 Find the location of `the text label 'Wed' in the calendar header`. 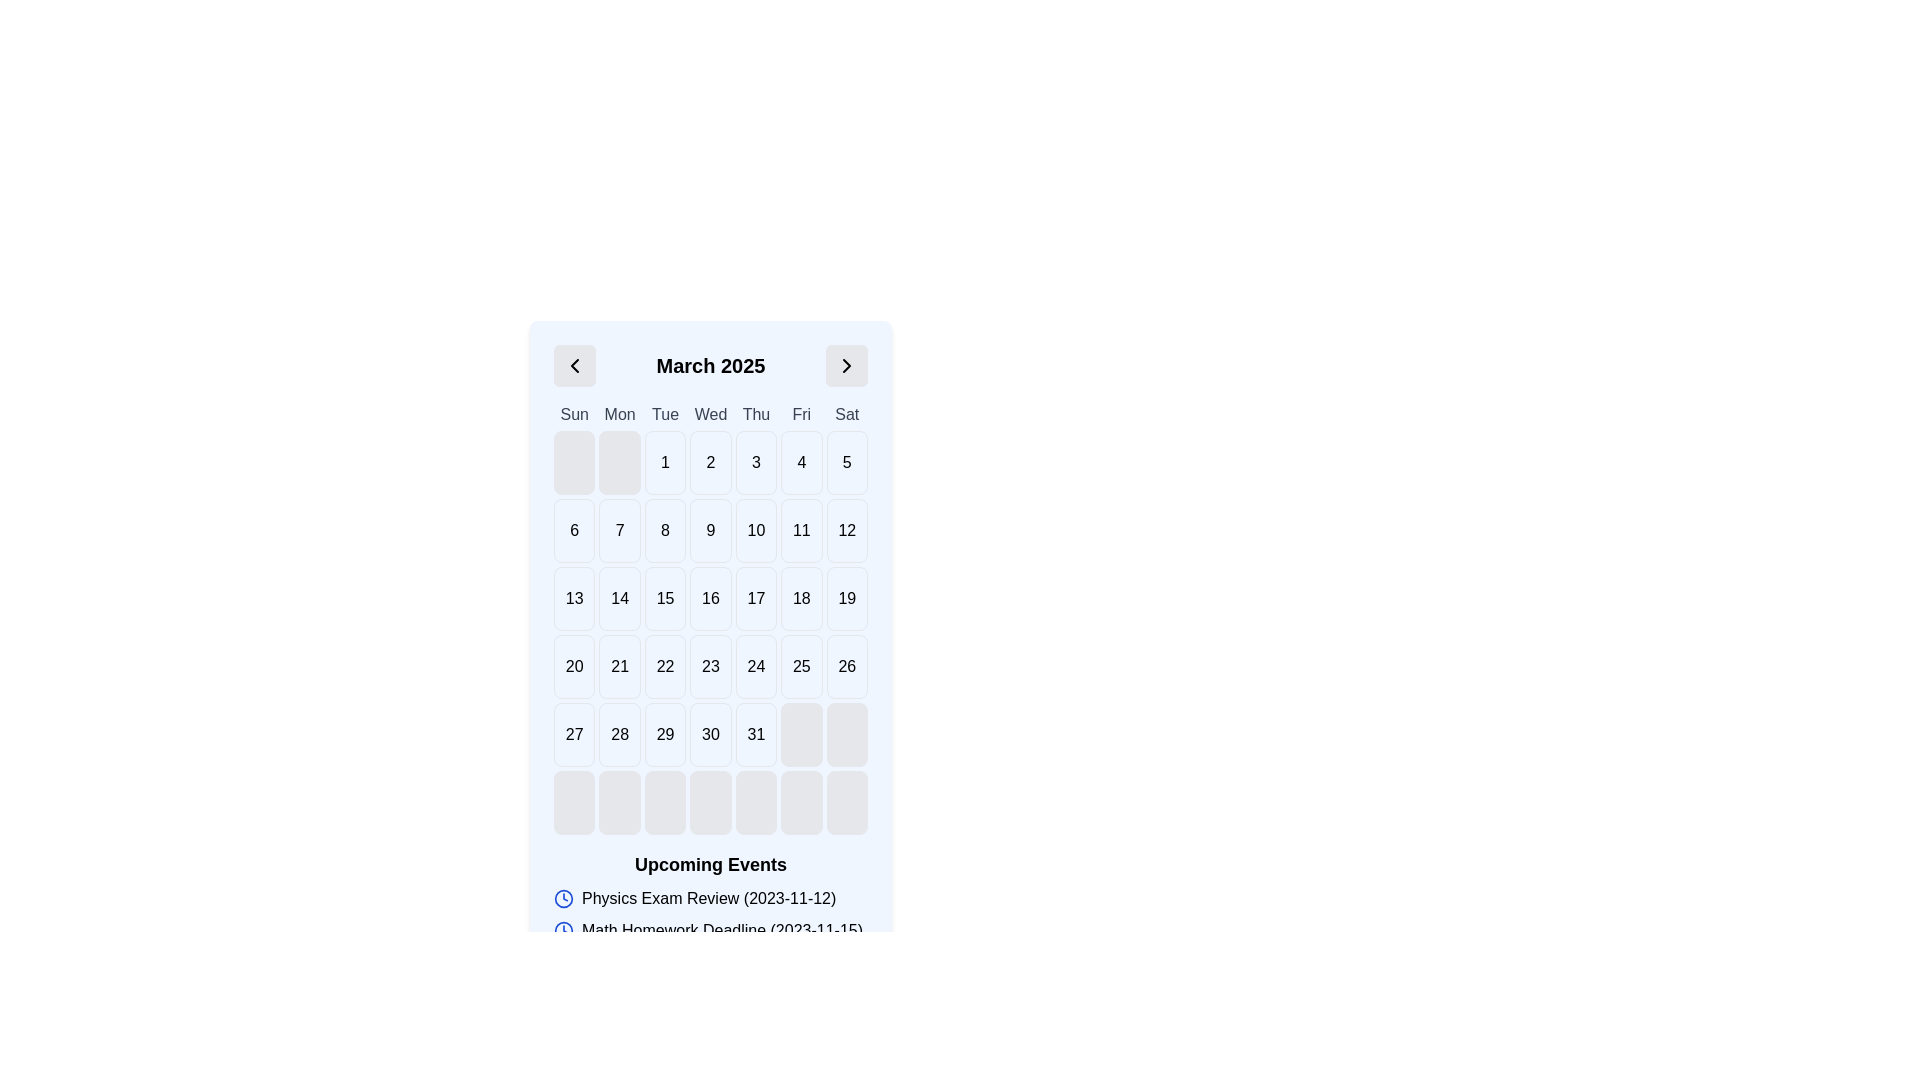

the text label 'Wed' in the calendar header is located at coordinates (710, 414).